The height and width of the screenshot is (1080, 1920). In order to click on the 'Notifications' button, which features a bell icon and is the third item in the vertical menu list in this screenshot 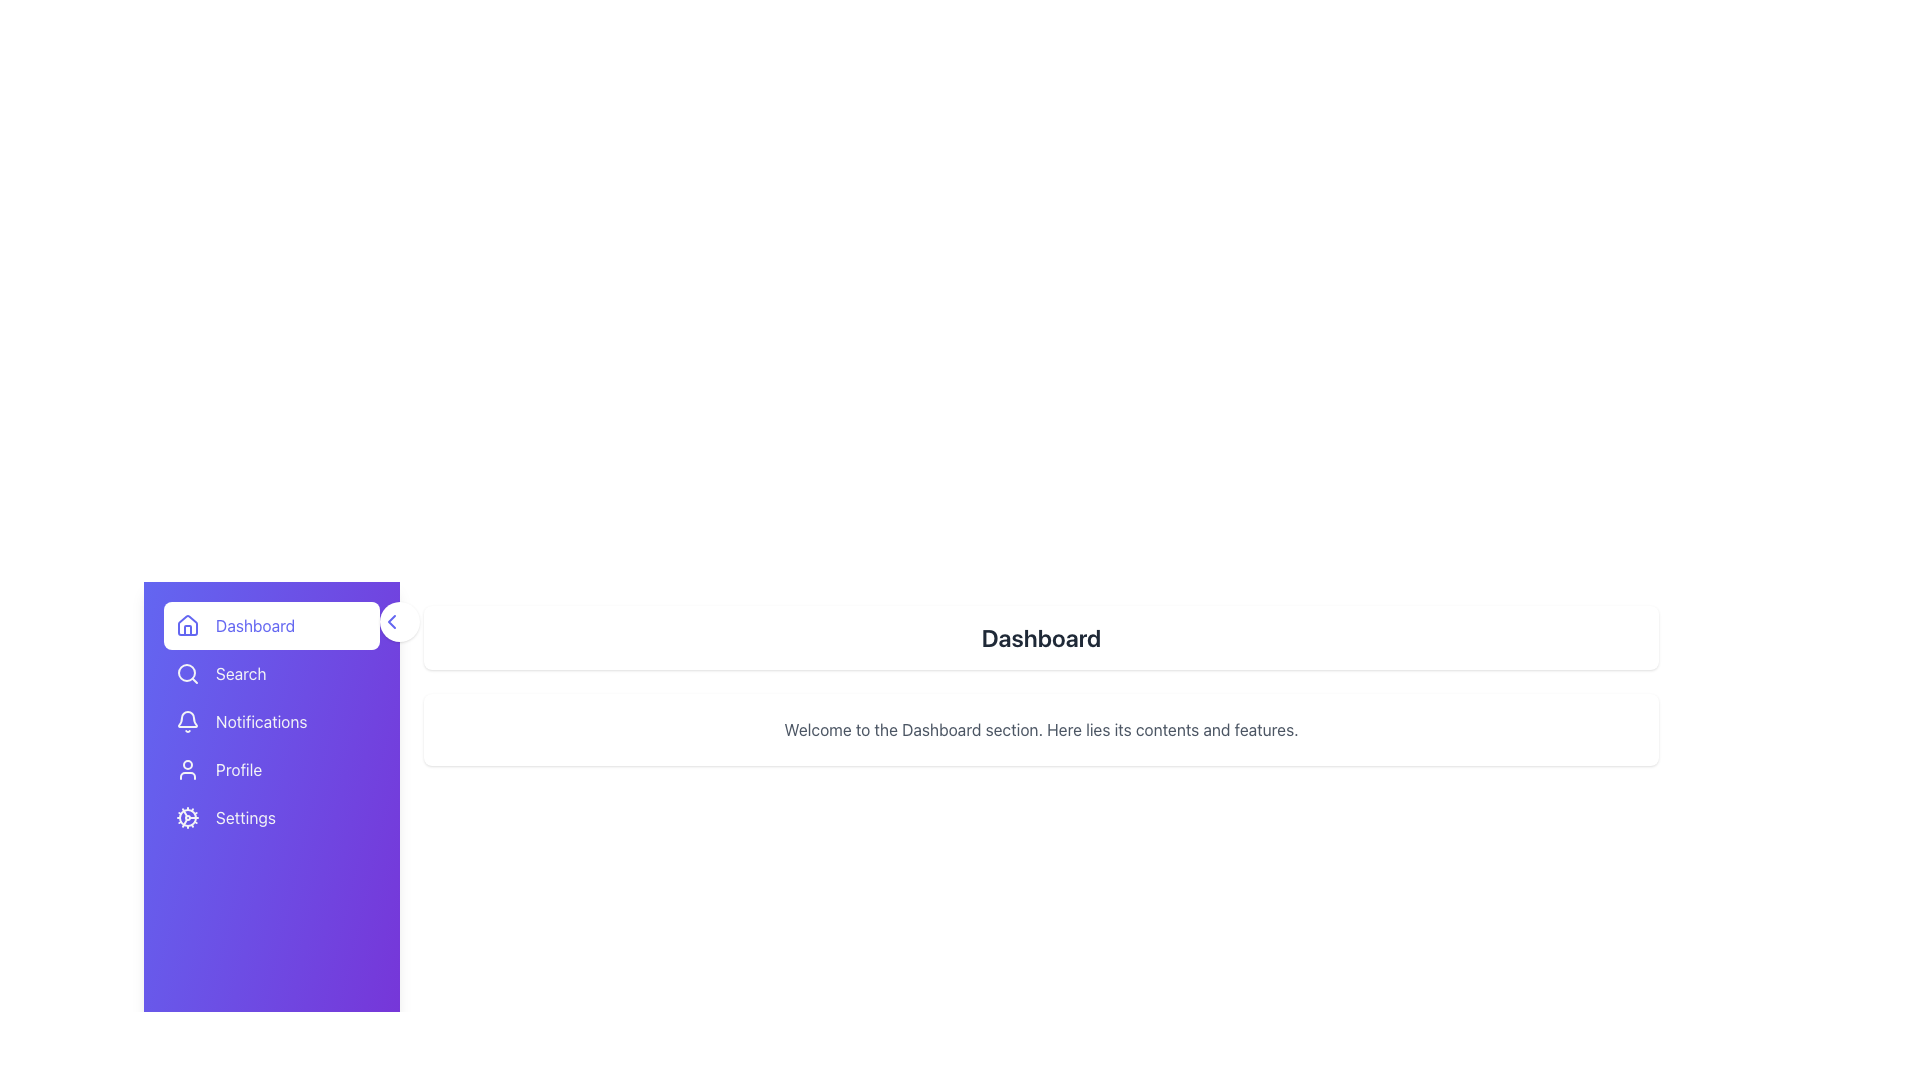, I will do `click(271, 721)`.